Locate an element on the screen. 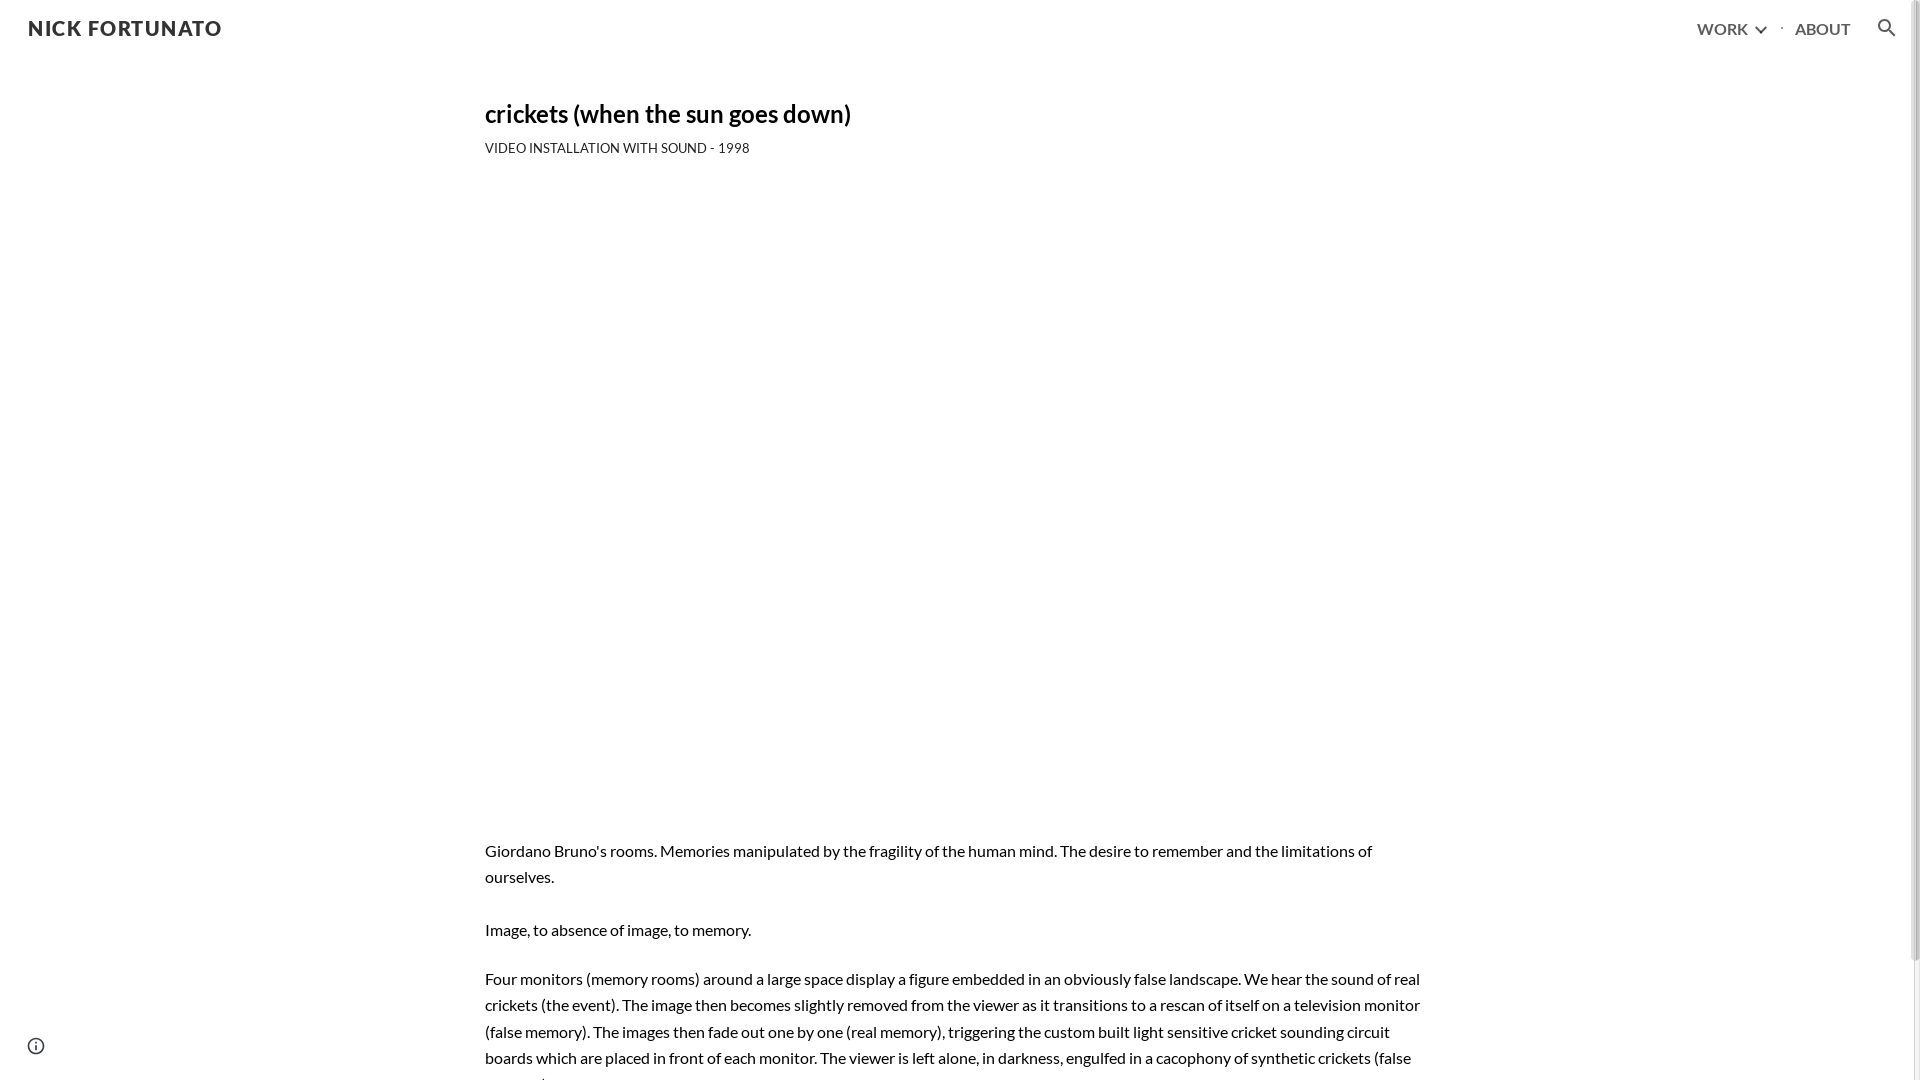 The height and width of the screenshot is (1080, 1920). 'NICK FORTUNATO' is located at coordinates (123, 24).